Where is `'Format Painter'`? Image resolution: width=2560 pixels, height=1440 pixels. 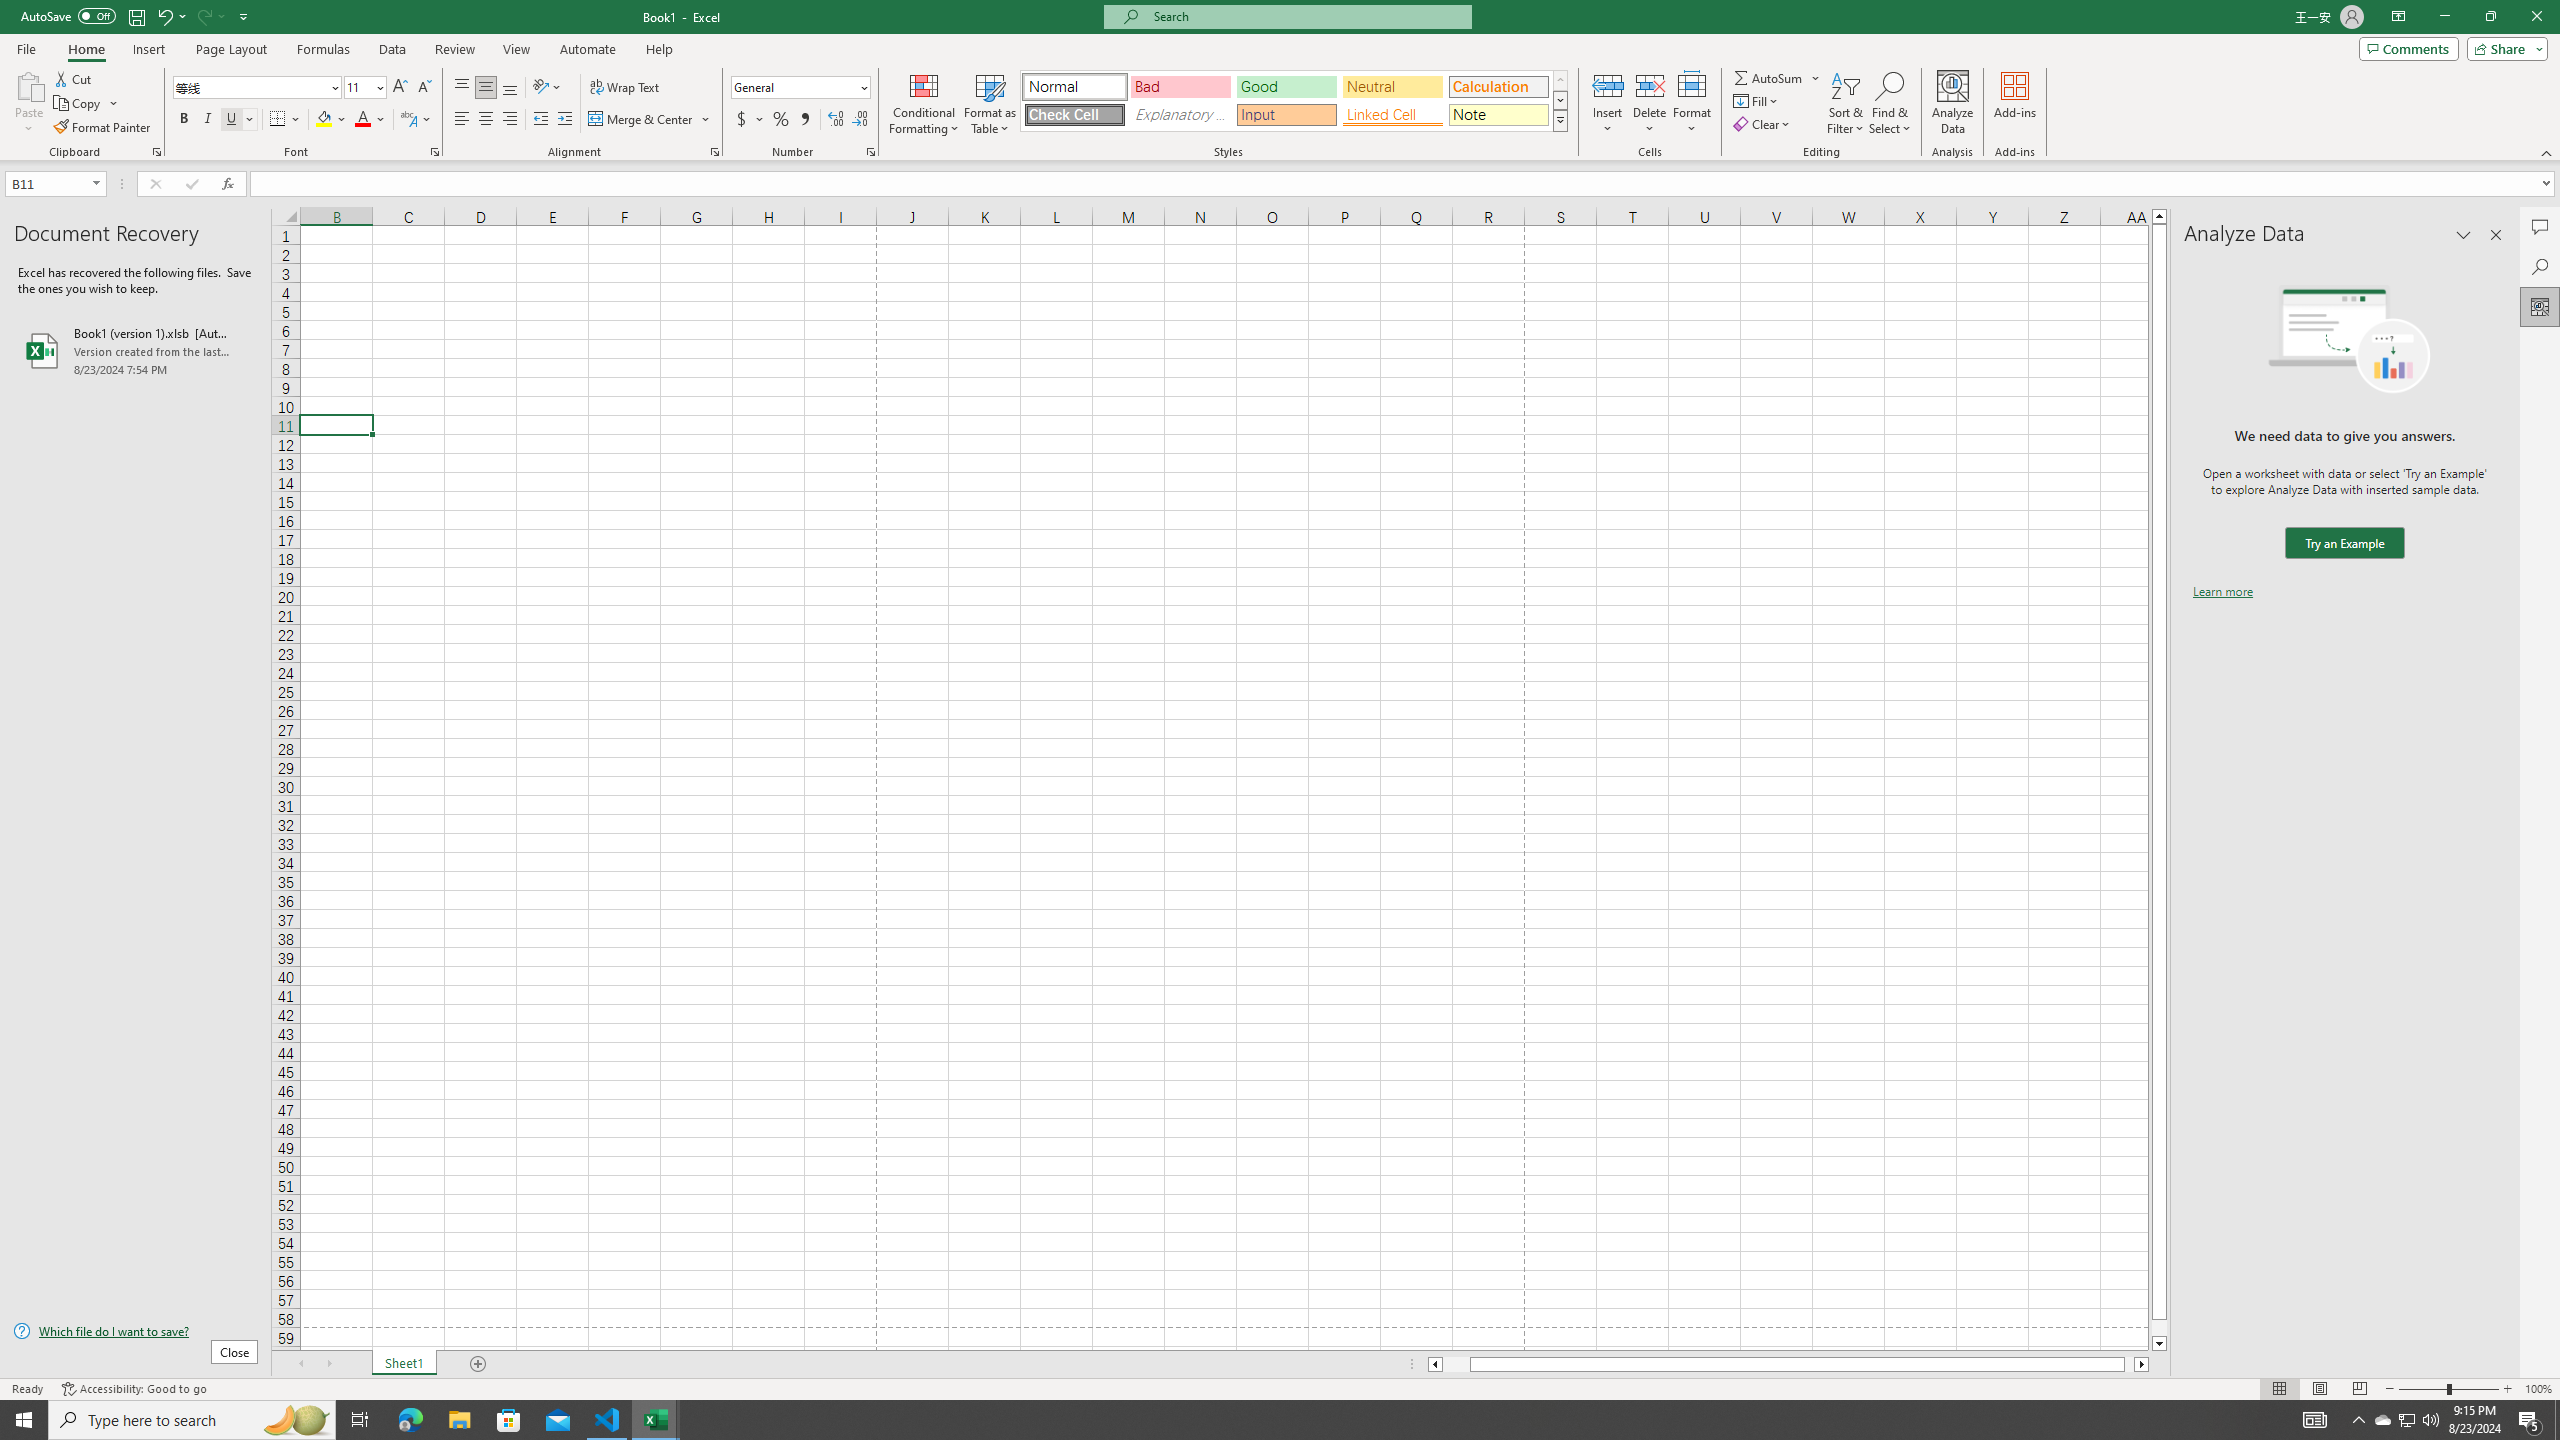
'Format Painter' is located at coordinates (102, 127).